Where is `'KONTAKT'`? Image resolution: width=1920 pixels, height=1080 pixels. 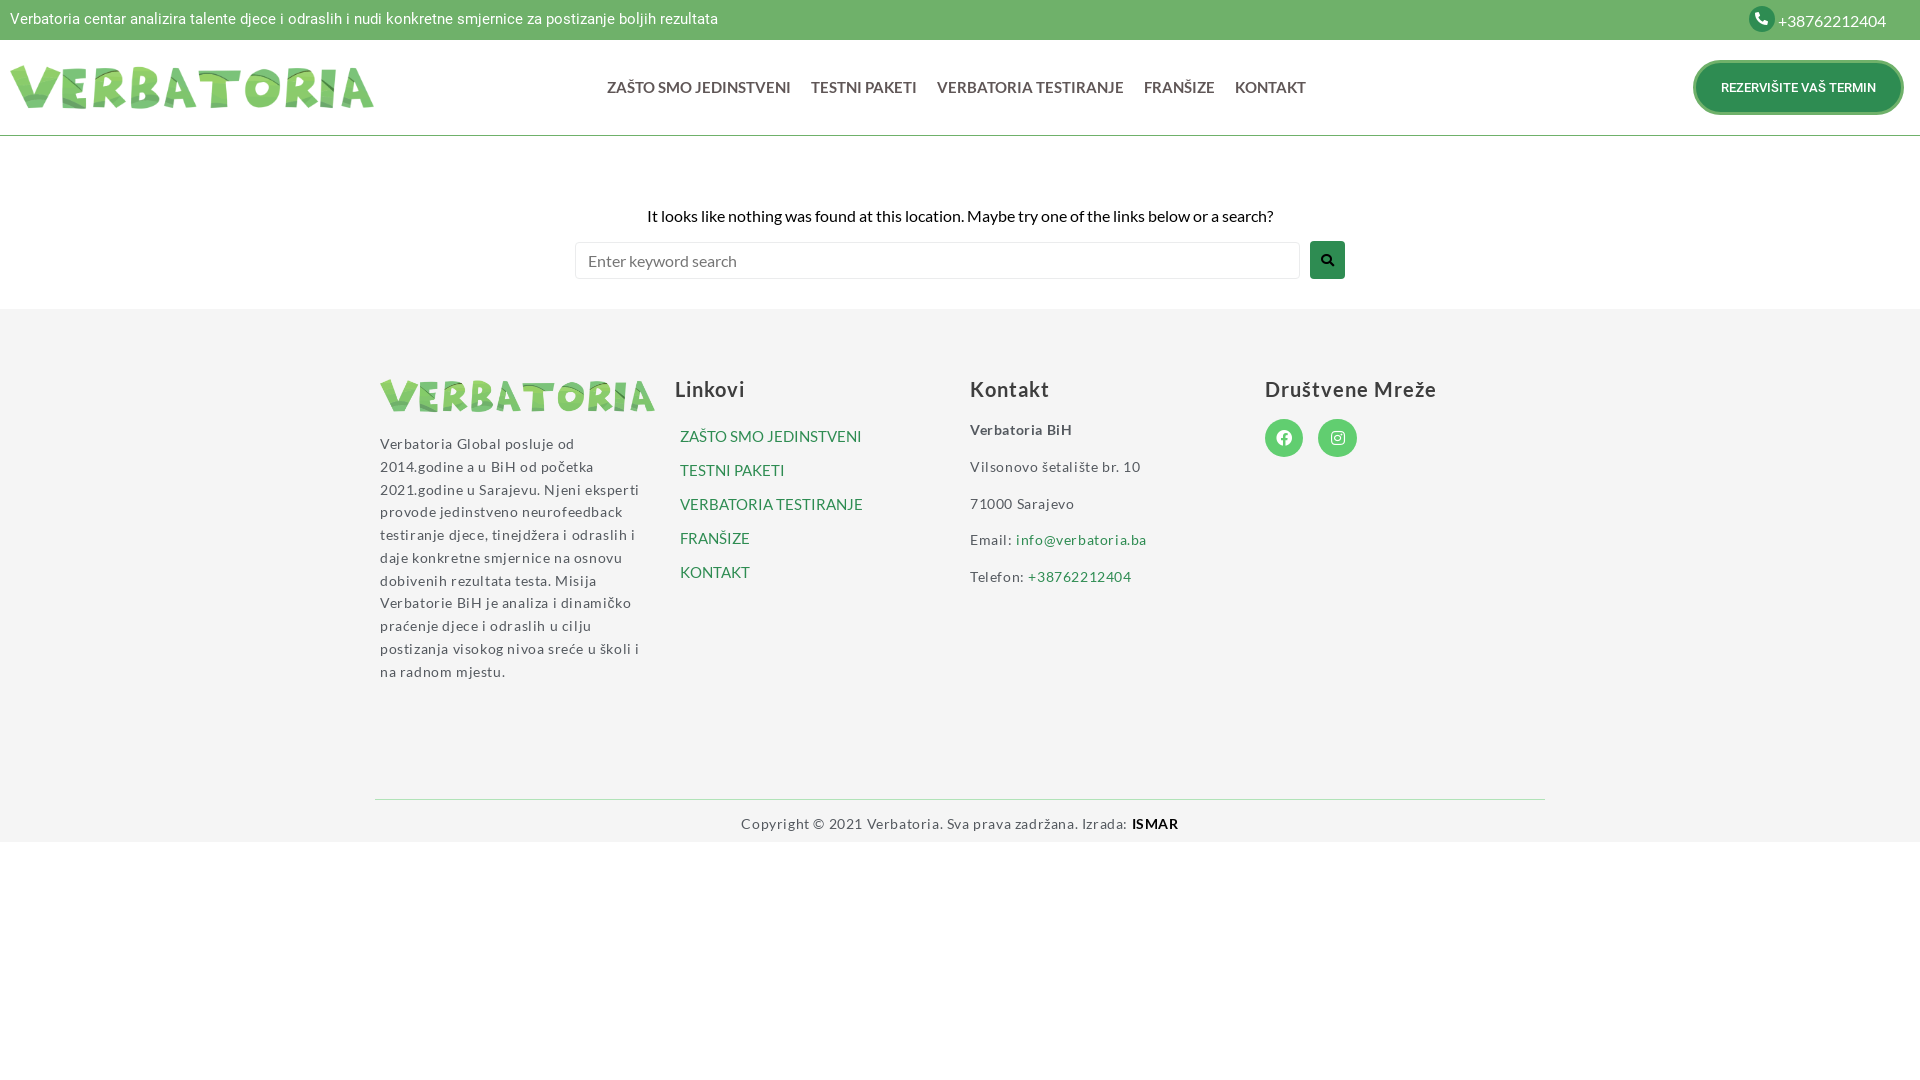 'KONTAKT' is located at coordinates (1269, 86).